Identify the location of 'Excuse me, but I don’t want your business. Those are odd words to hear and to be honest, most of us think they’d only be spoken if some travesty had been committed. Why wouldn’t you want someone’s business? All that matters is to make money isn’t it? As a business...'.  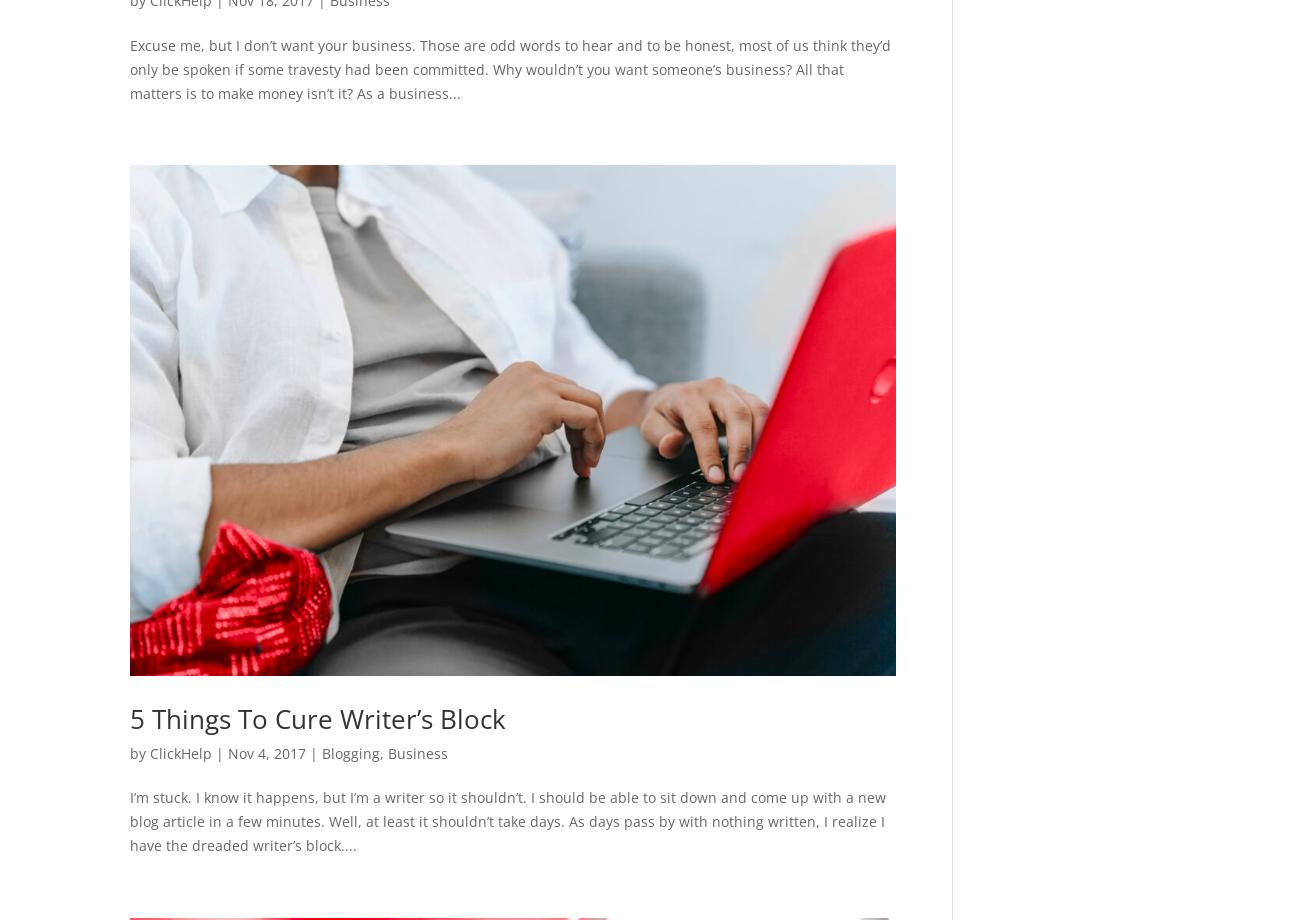
(510, 69).